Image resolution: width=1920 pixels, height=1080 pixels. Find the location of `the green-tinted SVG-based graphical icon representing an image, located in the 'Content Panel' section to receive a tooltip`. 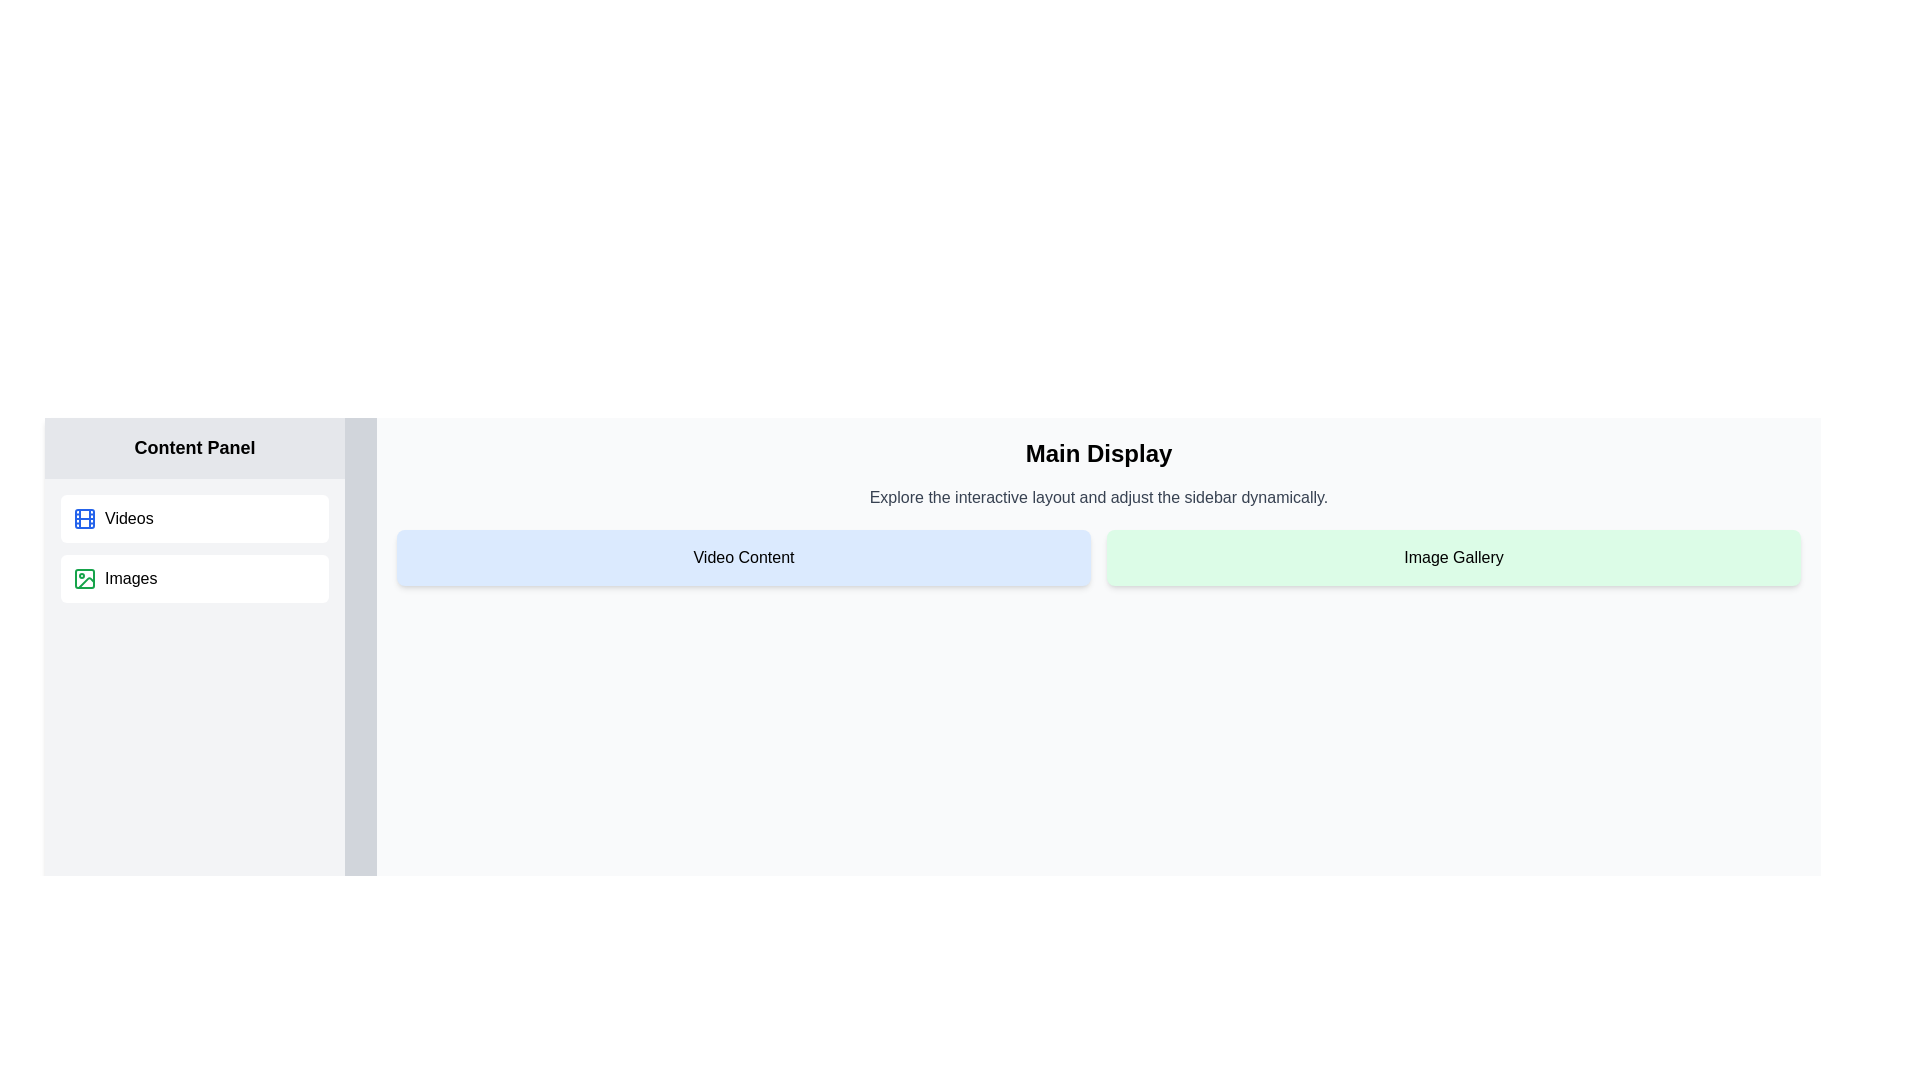

the green-tinted SVG-based graphical icon representing an image, located in the 'Content Panel' section to receive a tooltip is located at coordinates (84, 578).